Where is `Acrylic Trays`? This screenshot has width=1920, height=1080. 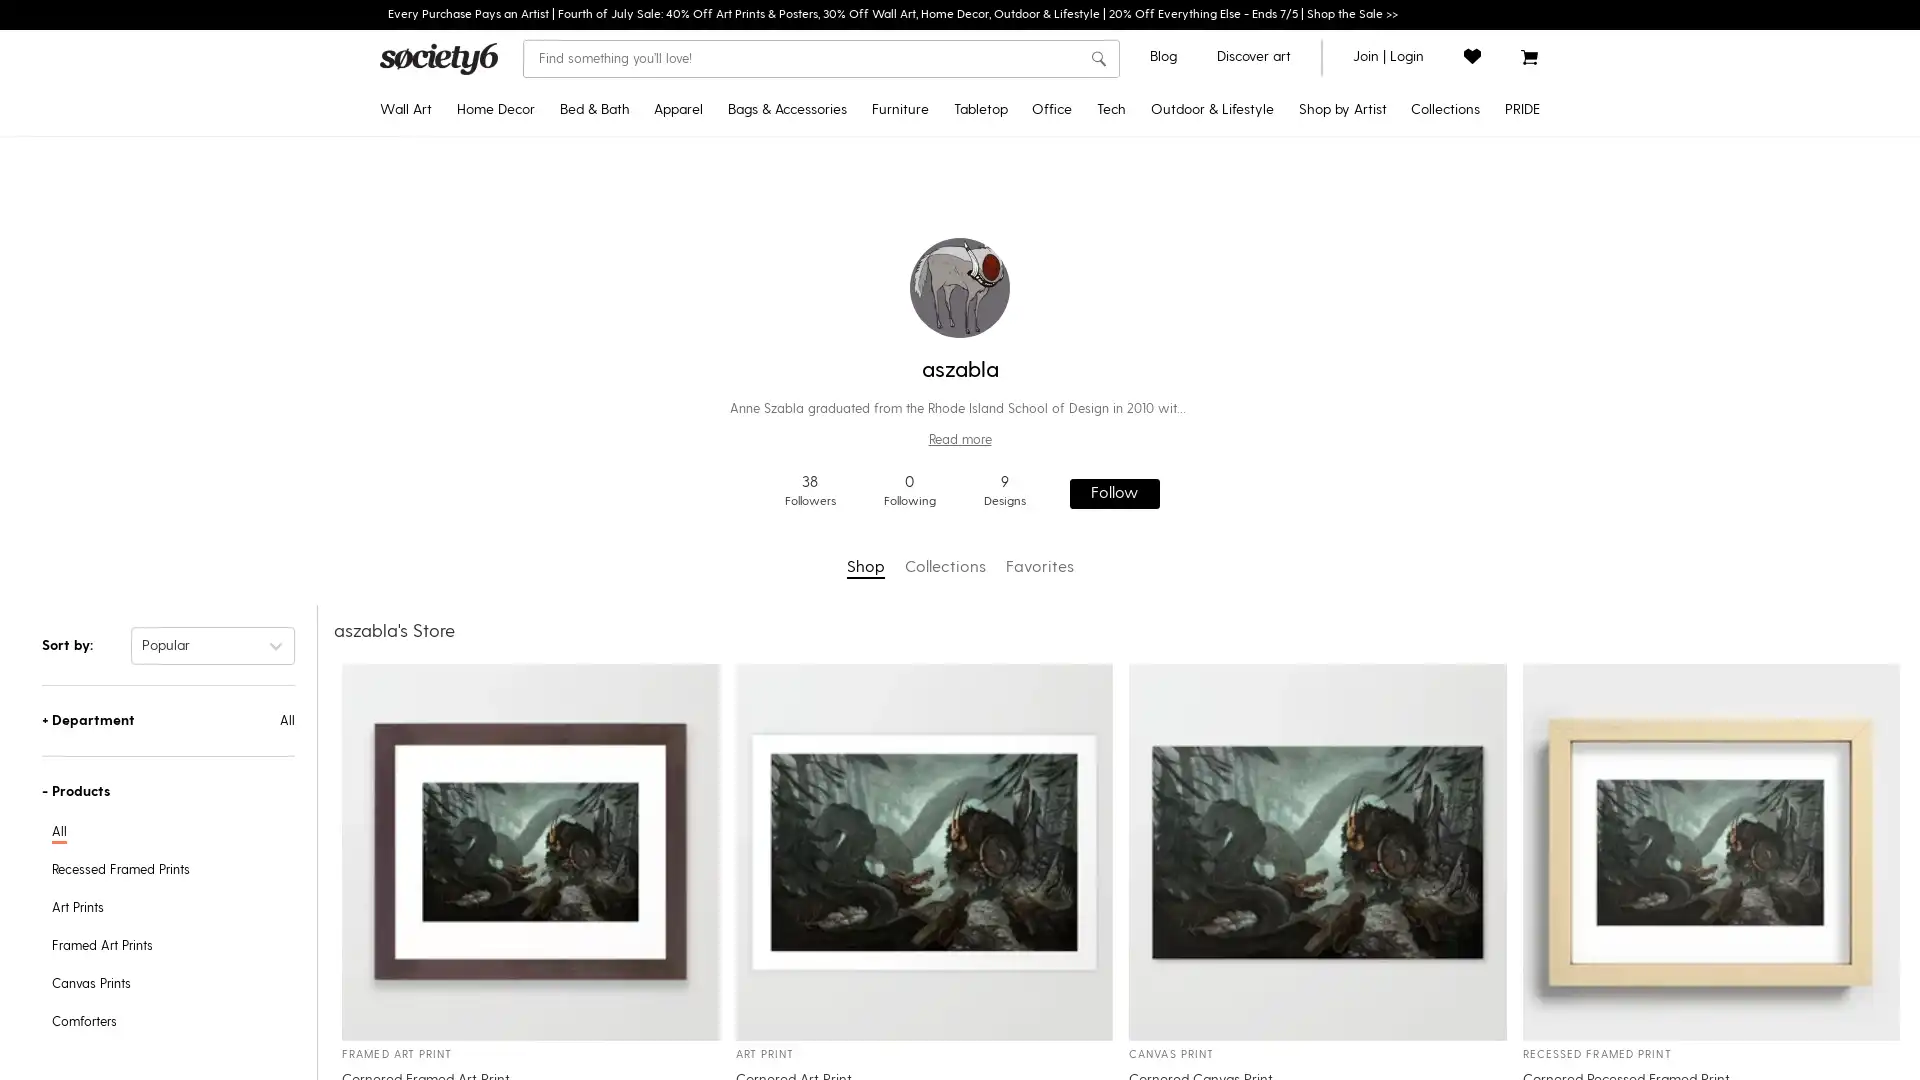
Acrylic Trays is located at coordinates (1101, 289).